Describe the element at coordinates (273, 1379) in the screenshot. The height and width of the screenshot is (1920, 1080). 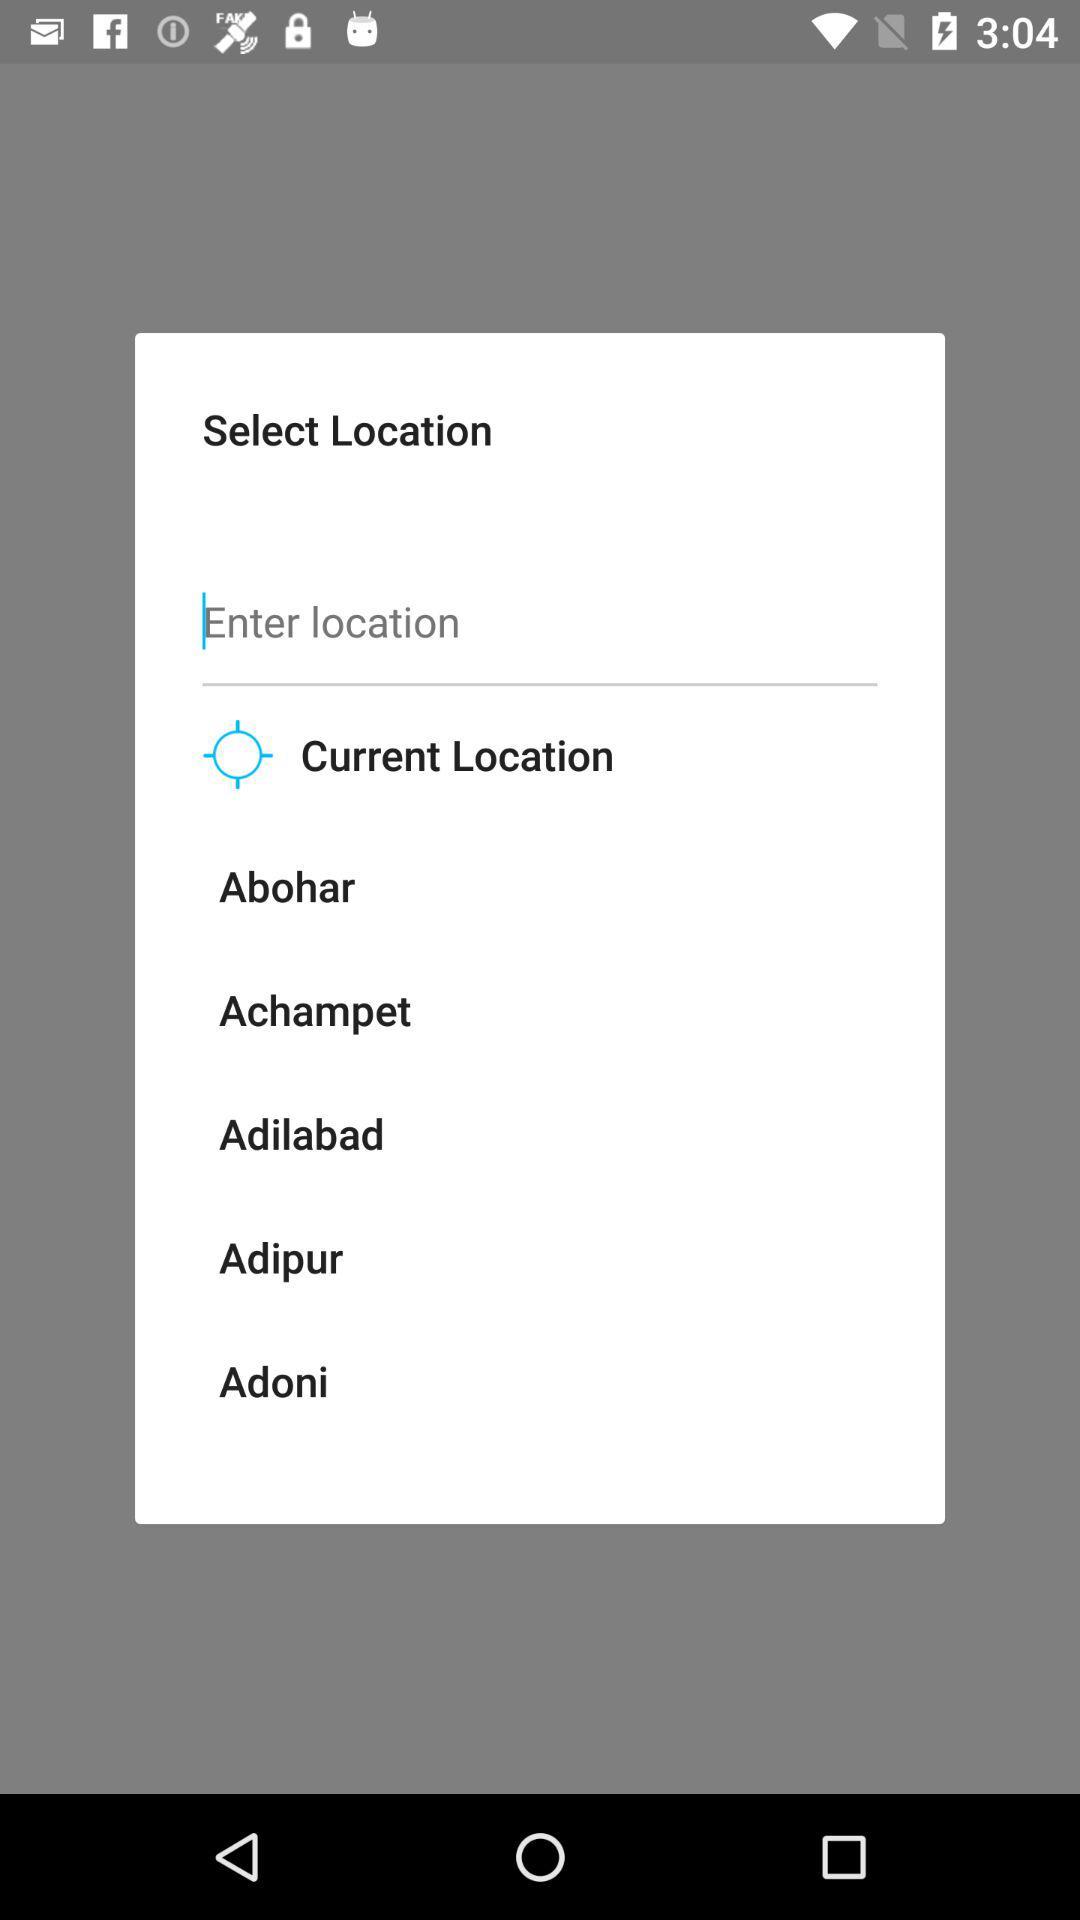
I see `icon above the agra item` at that location.